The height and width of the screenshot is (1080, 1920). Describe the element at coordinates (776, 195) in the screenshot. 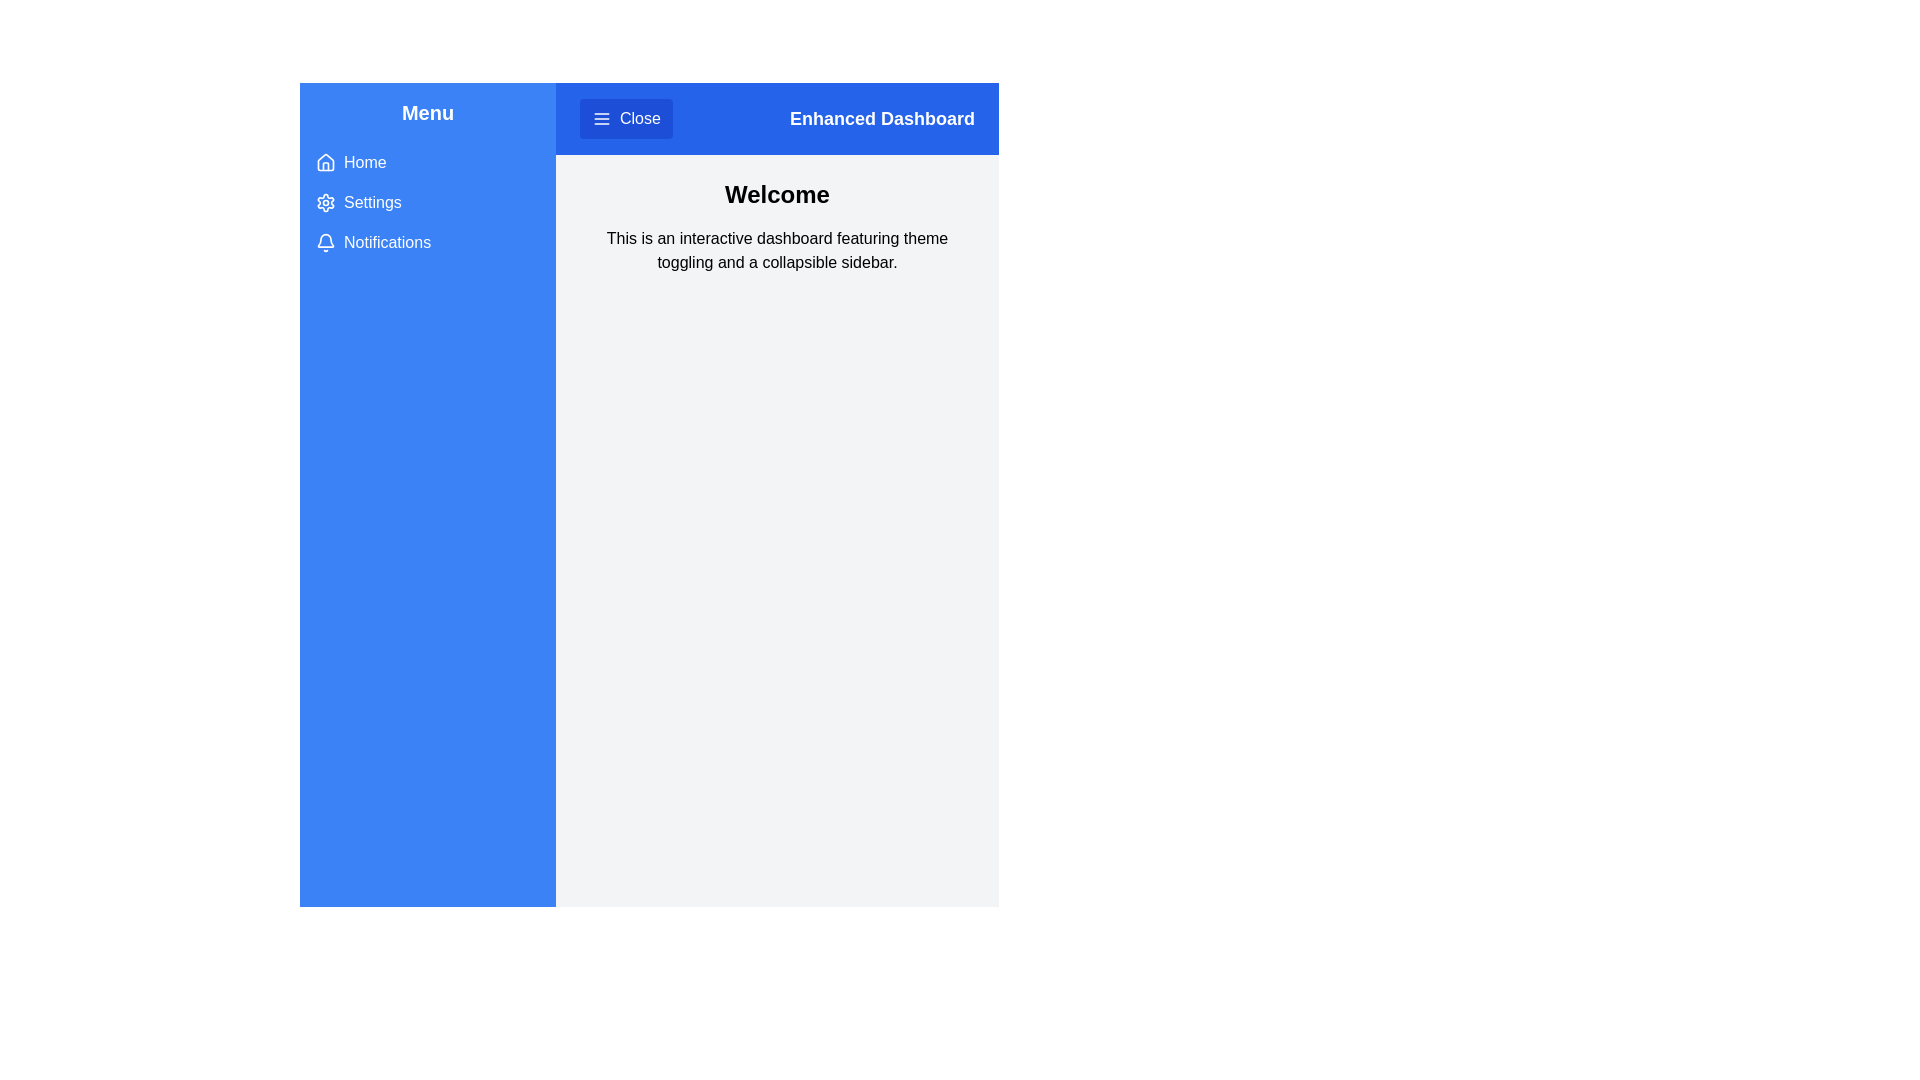

I see `the welcoming header text located at the top of the central content pane, directly beneath the application header bar` at that location.